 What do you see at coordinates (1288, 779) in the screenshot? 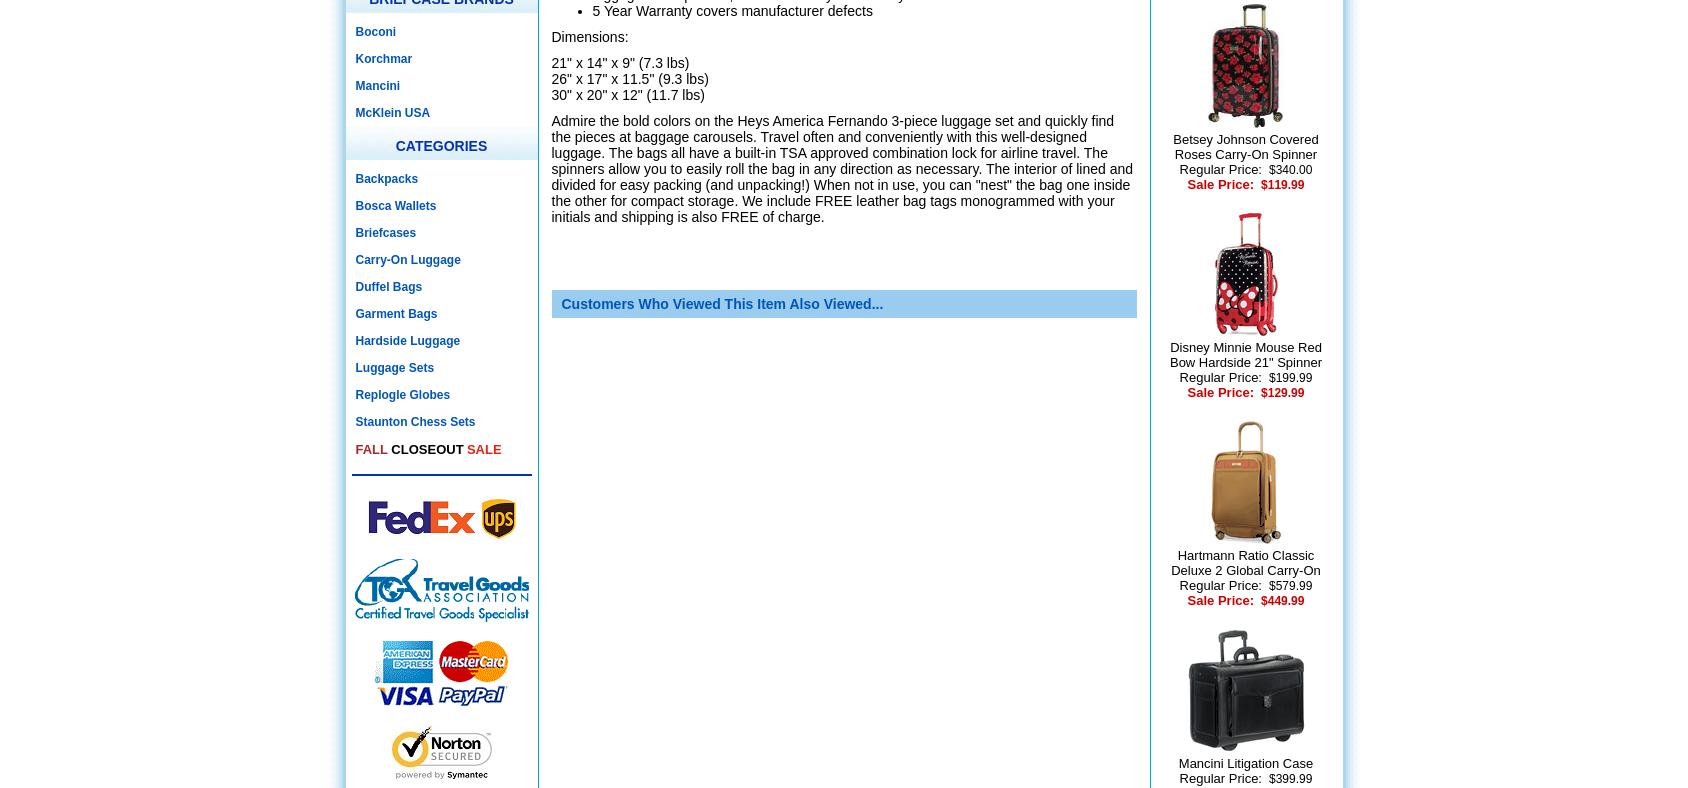
I see `'$399.99'` at bounding box center [1288, 779].